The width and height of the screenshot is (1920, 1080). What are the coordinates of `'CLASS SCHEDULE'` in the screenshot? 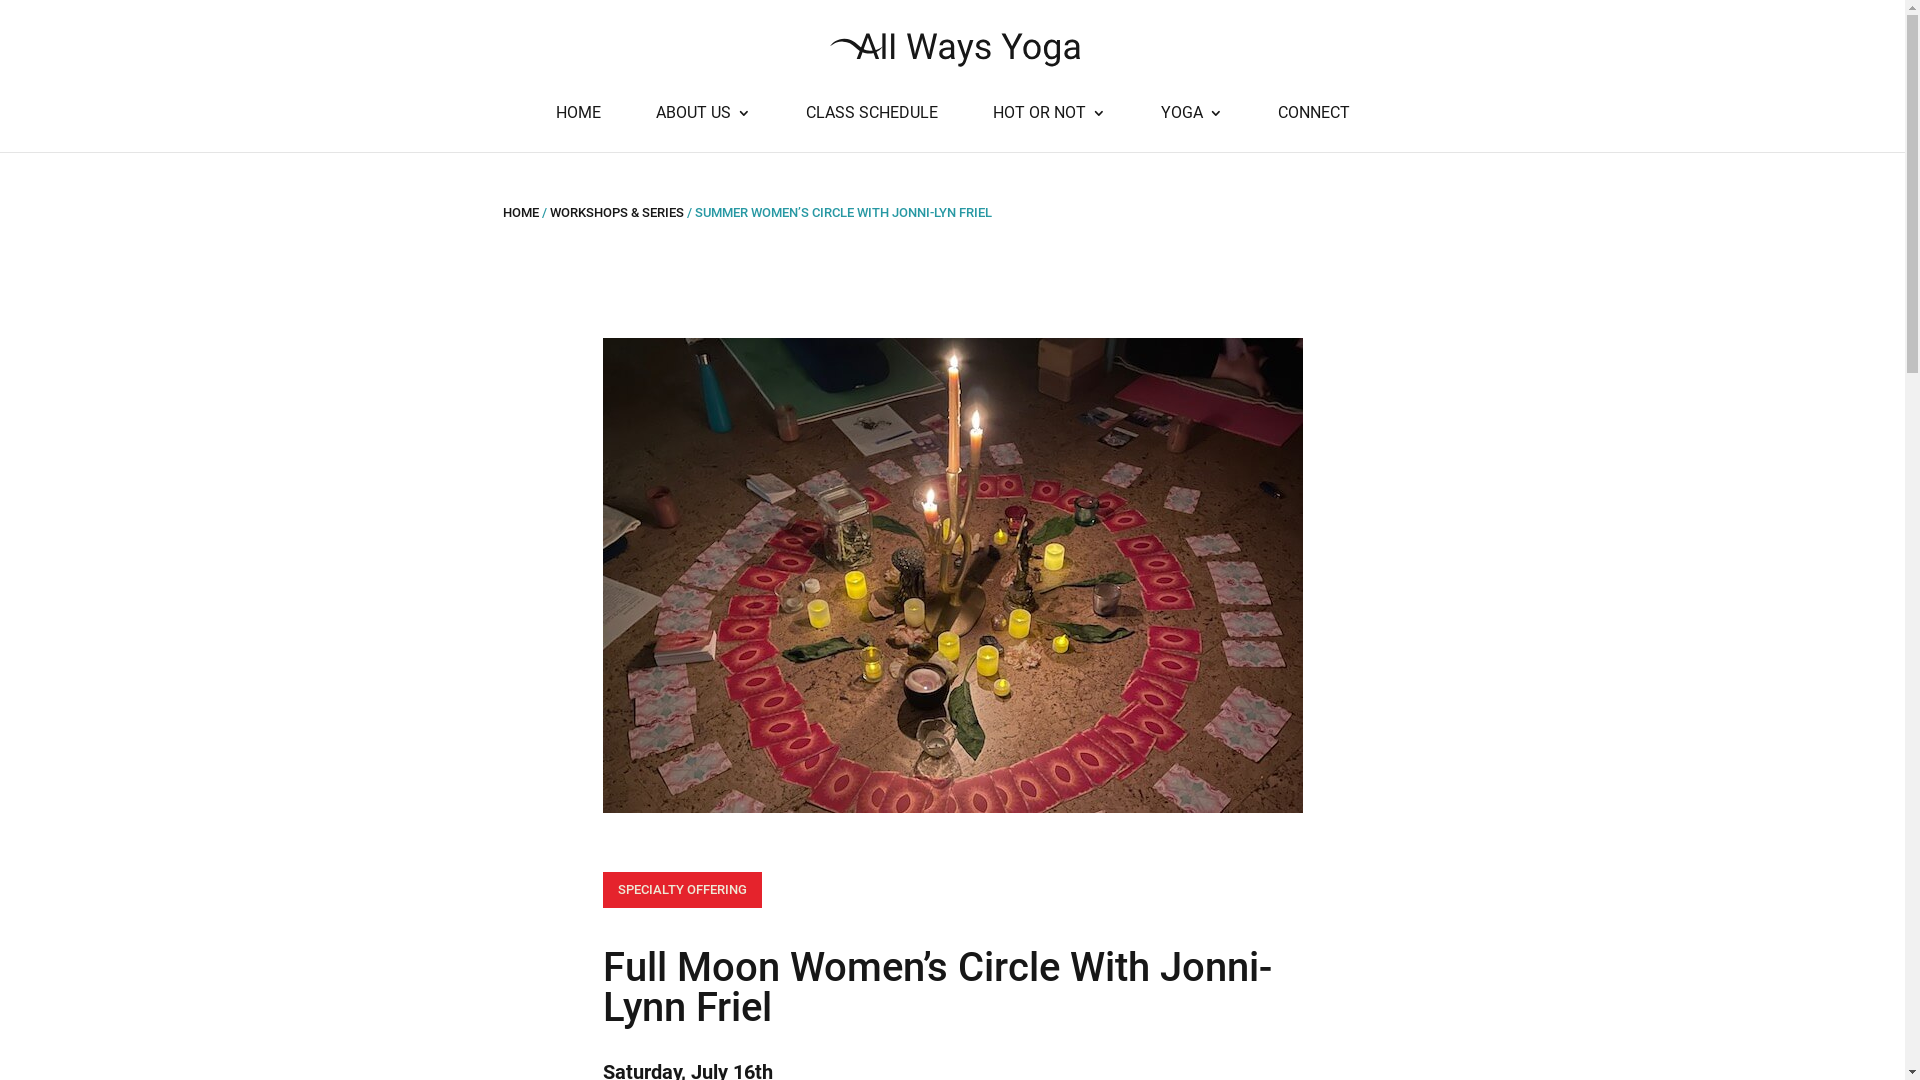 It's located at (872, 128).